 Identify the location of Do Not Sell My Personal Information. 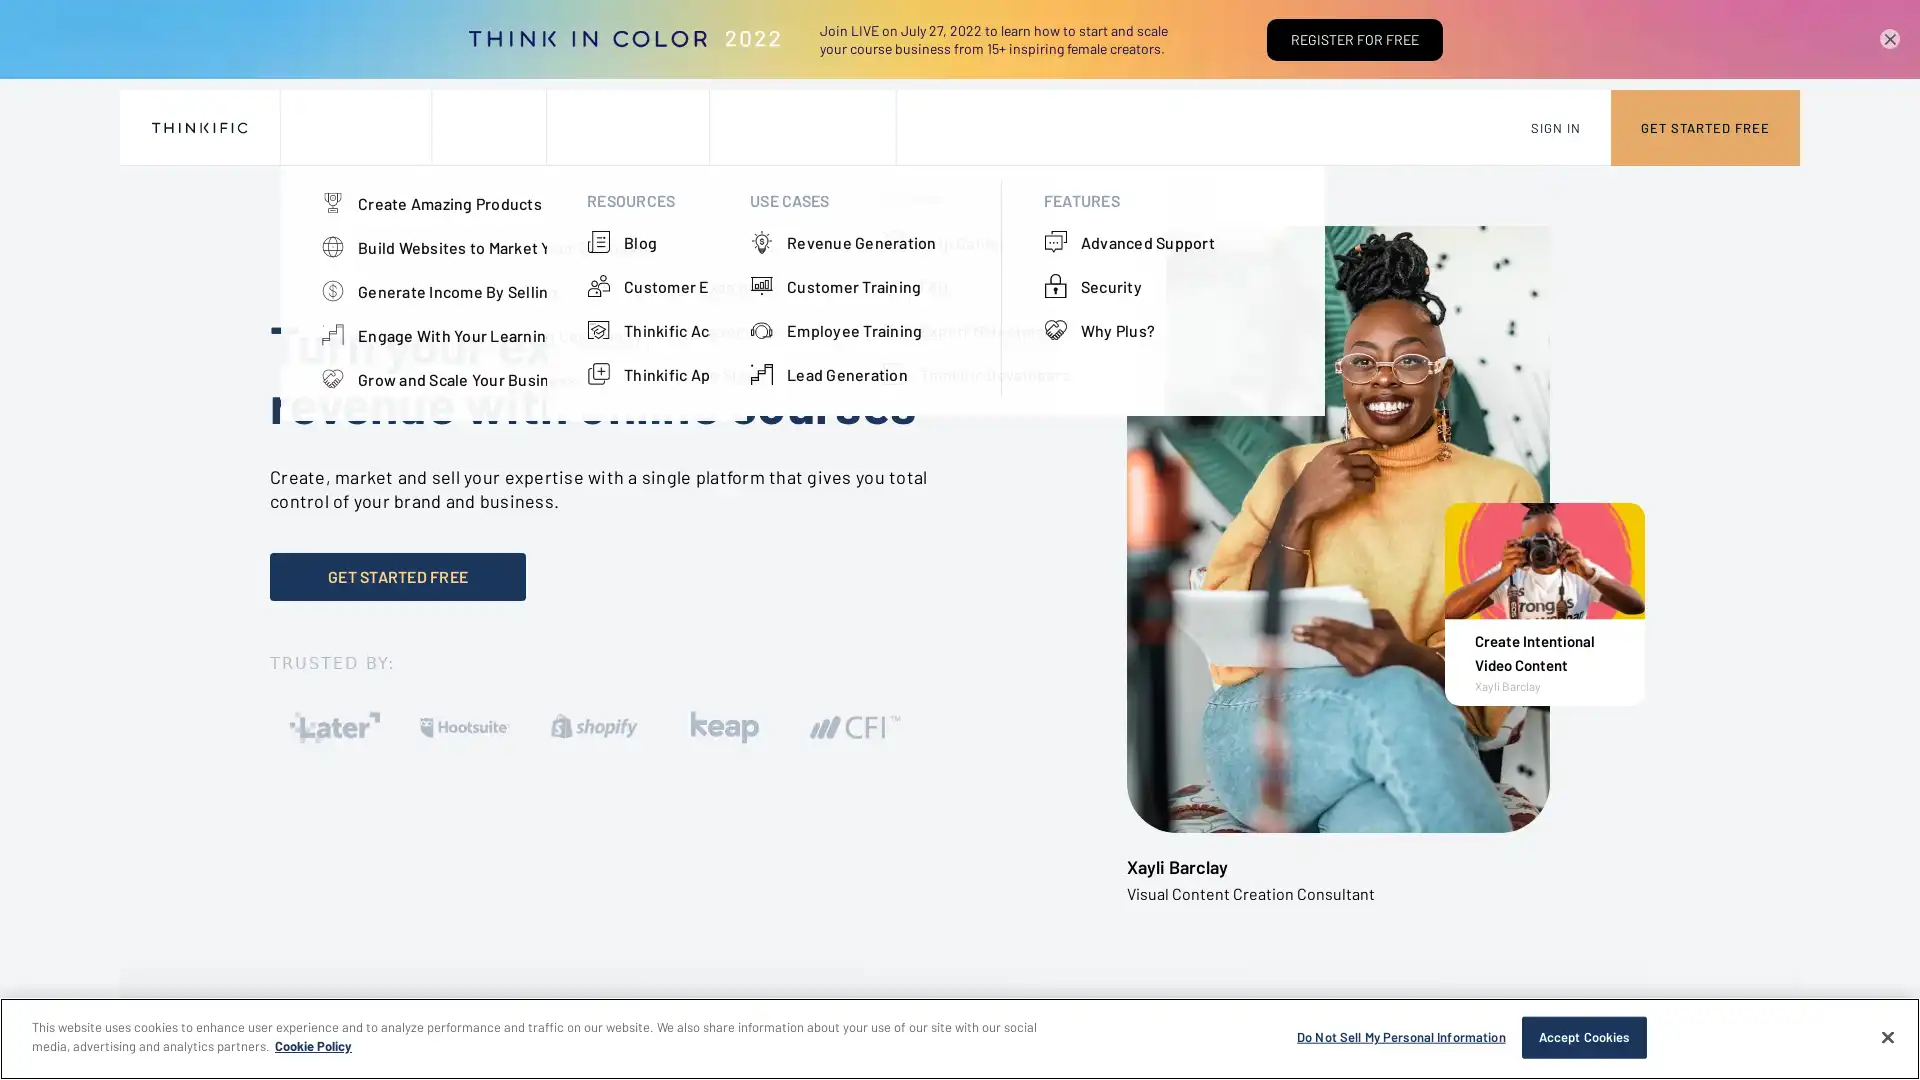
(1400, 1036).